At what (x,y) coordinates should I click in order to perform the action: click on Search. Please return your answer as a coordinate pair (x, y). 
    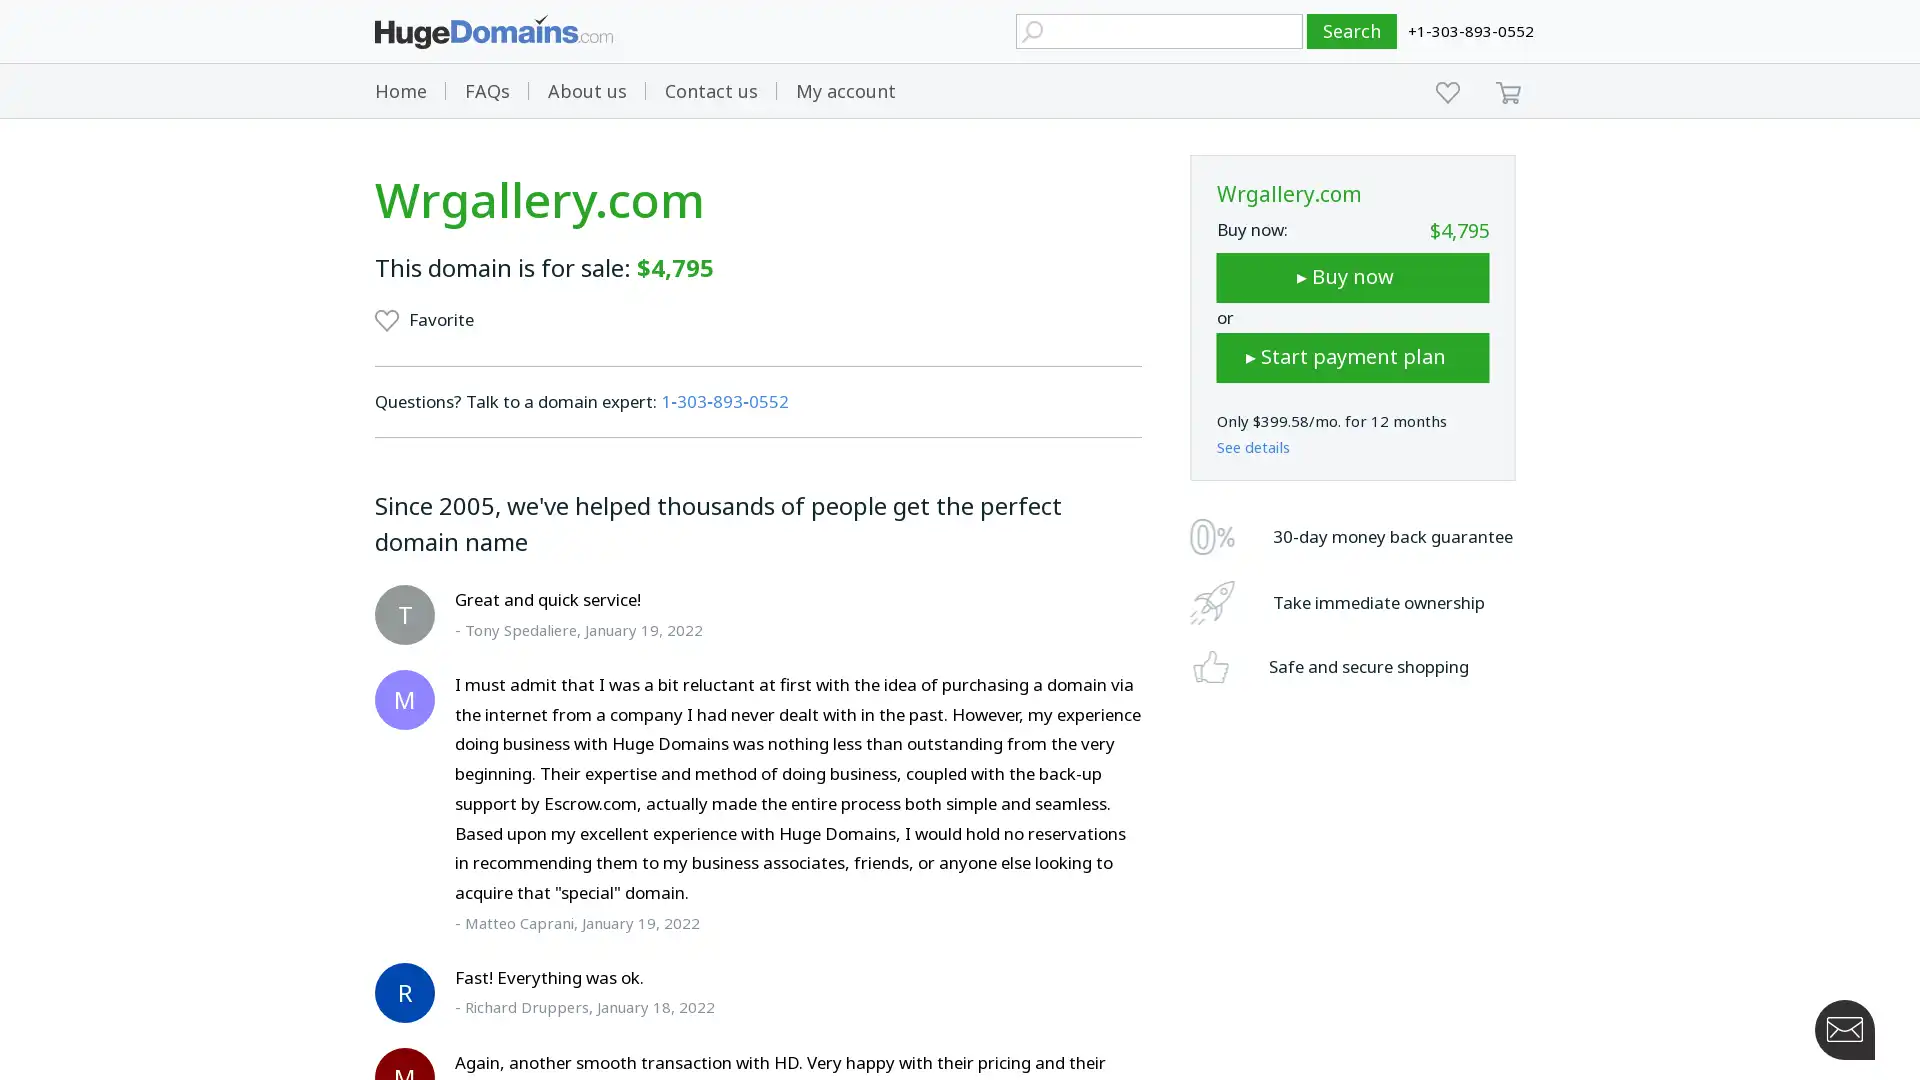
    Looking at the image, I should click on (1352, 31).